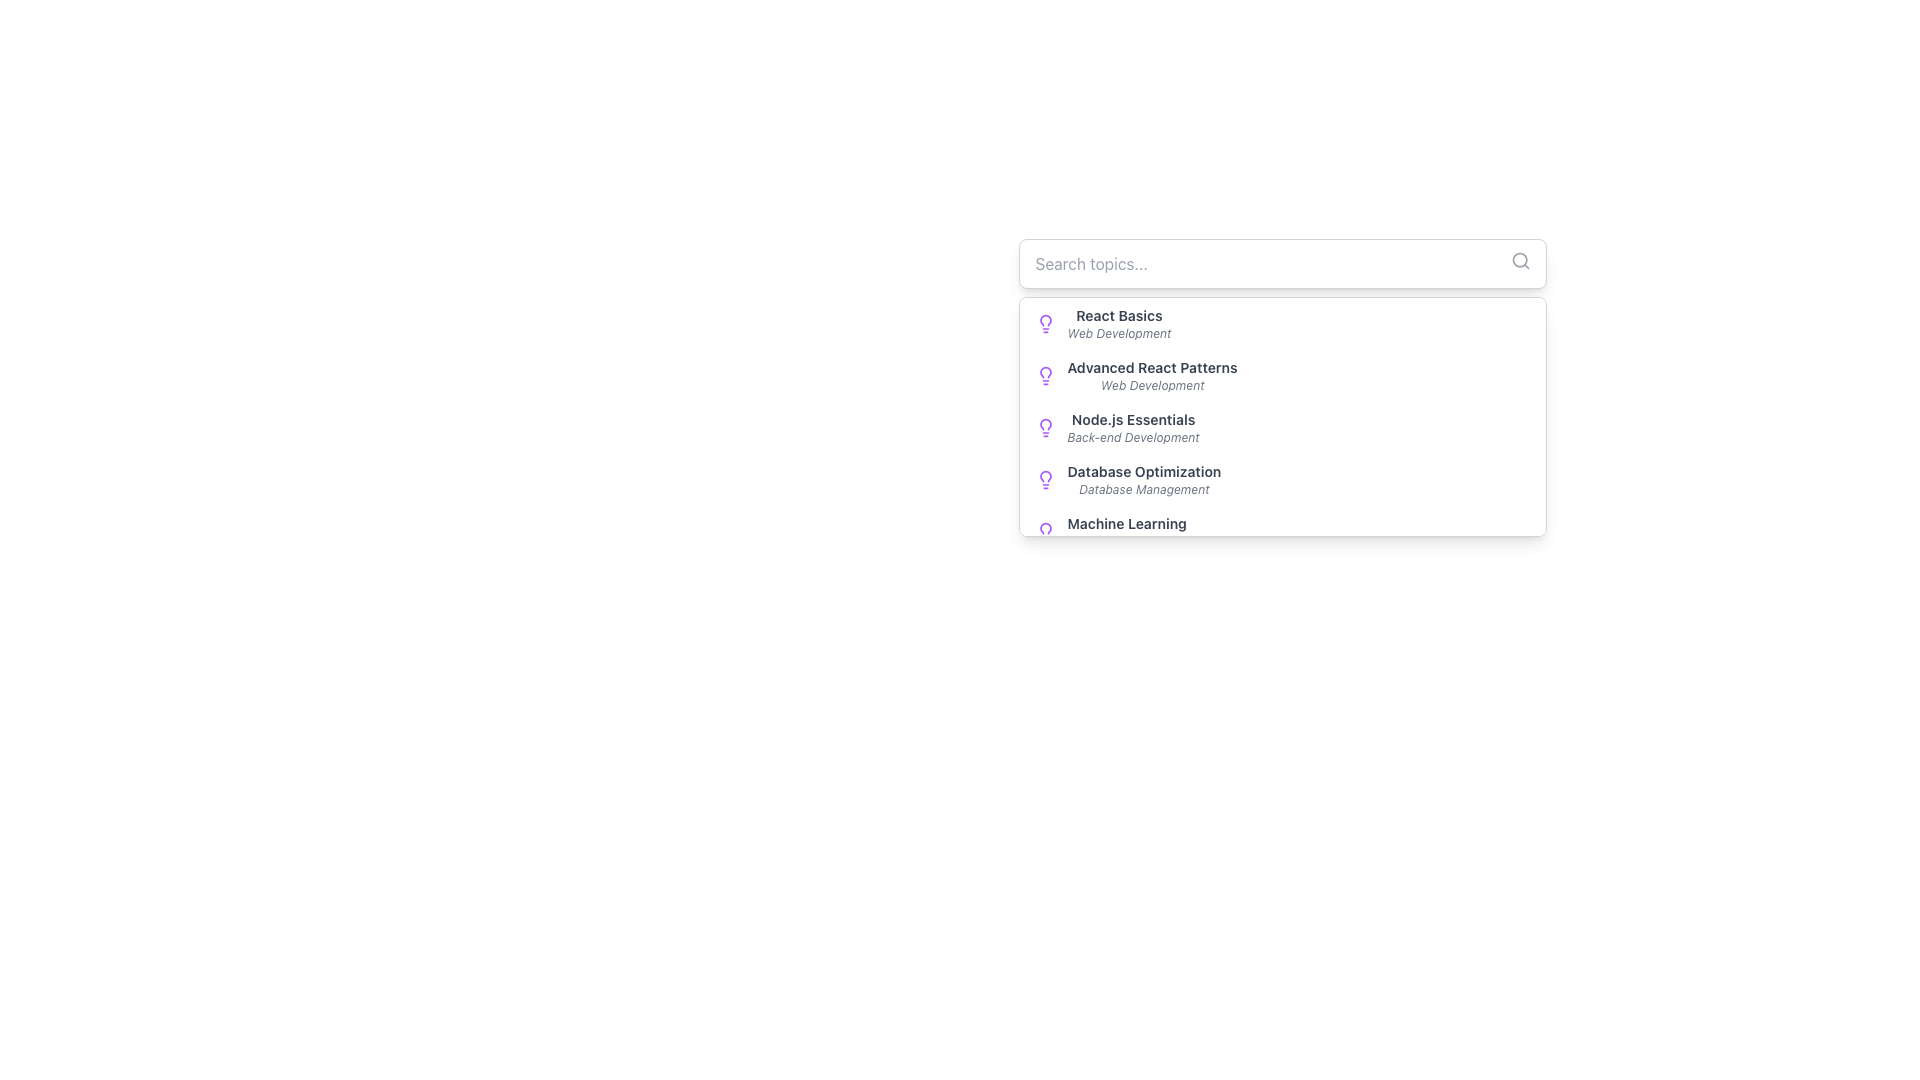 The image size is (1920, 1080). I want to click on the descriptive Text Label indicating the category or focus area of the course, which is the second entry in the list below 'Advanced React Patterns', so click(1152, 385).